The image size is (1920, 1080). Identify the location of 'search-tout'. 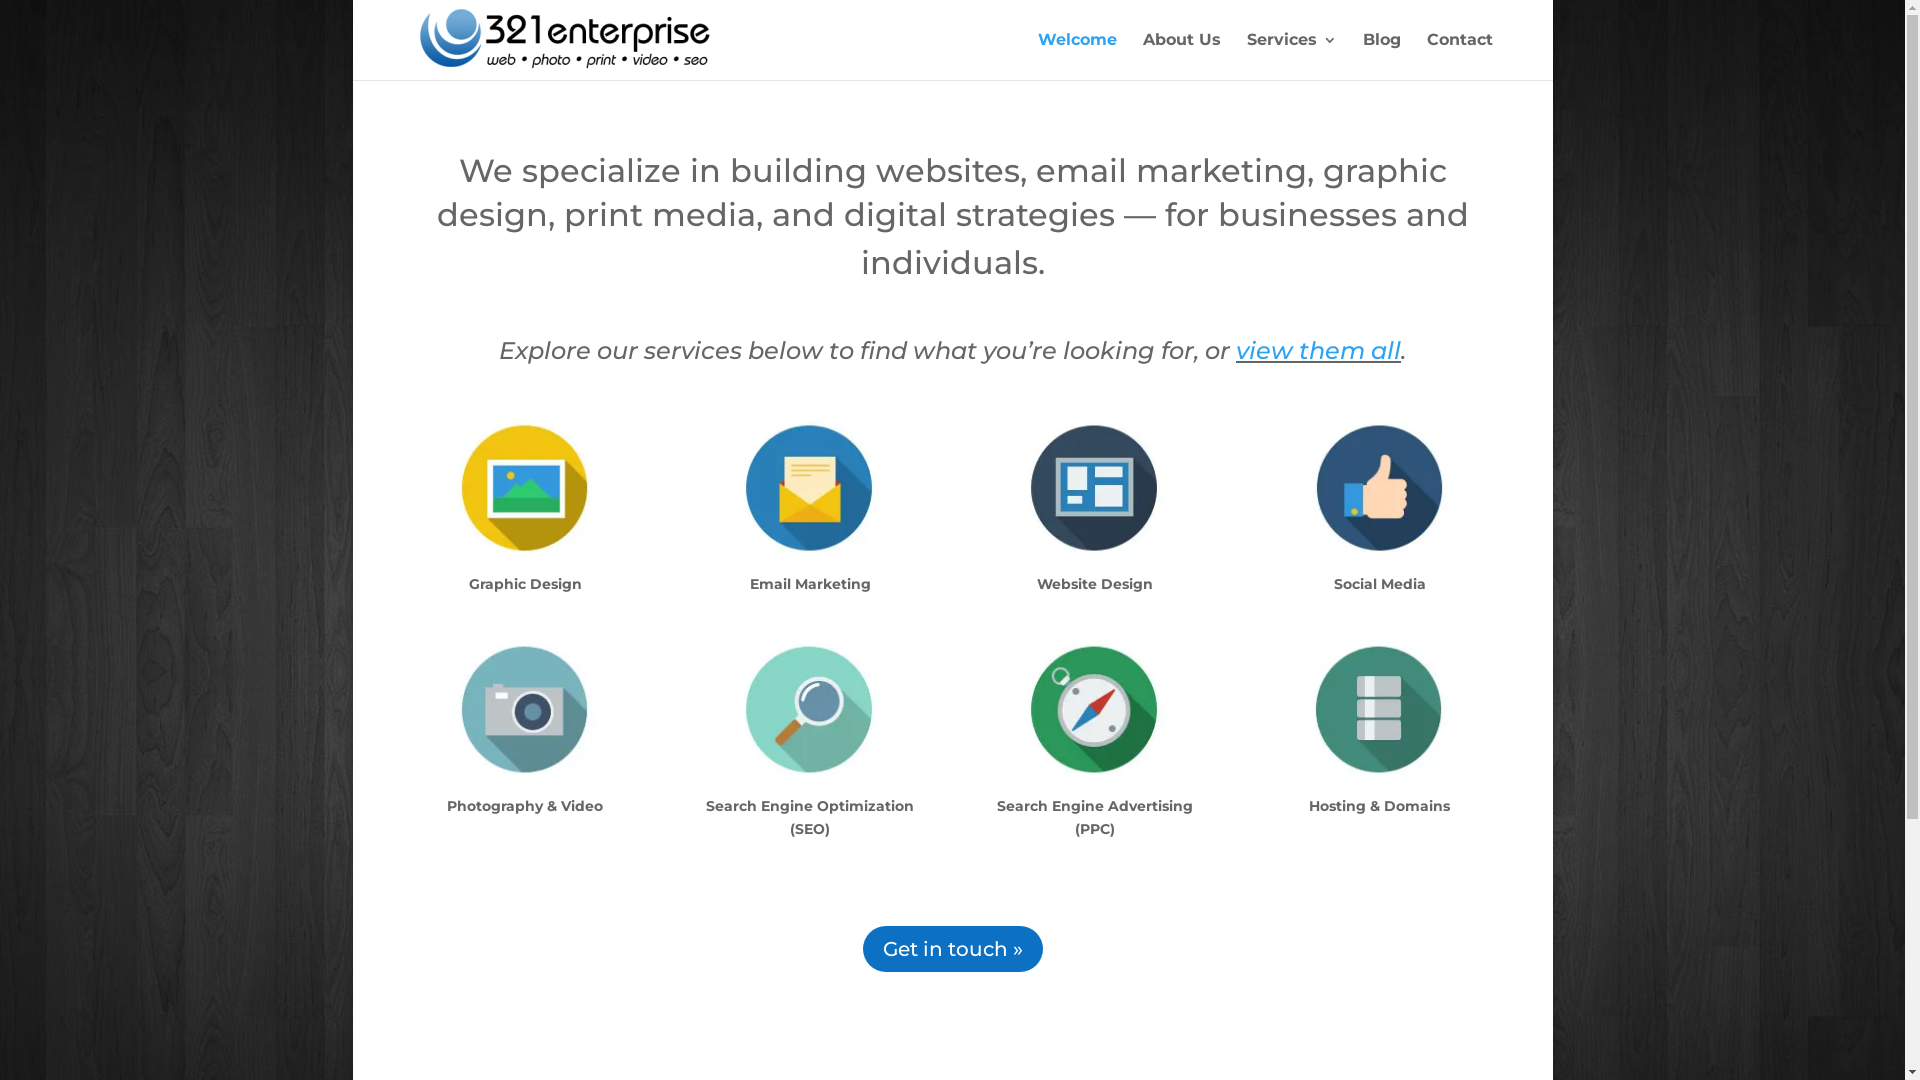
(809, 708).